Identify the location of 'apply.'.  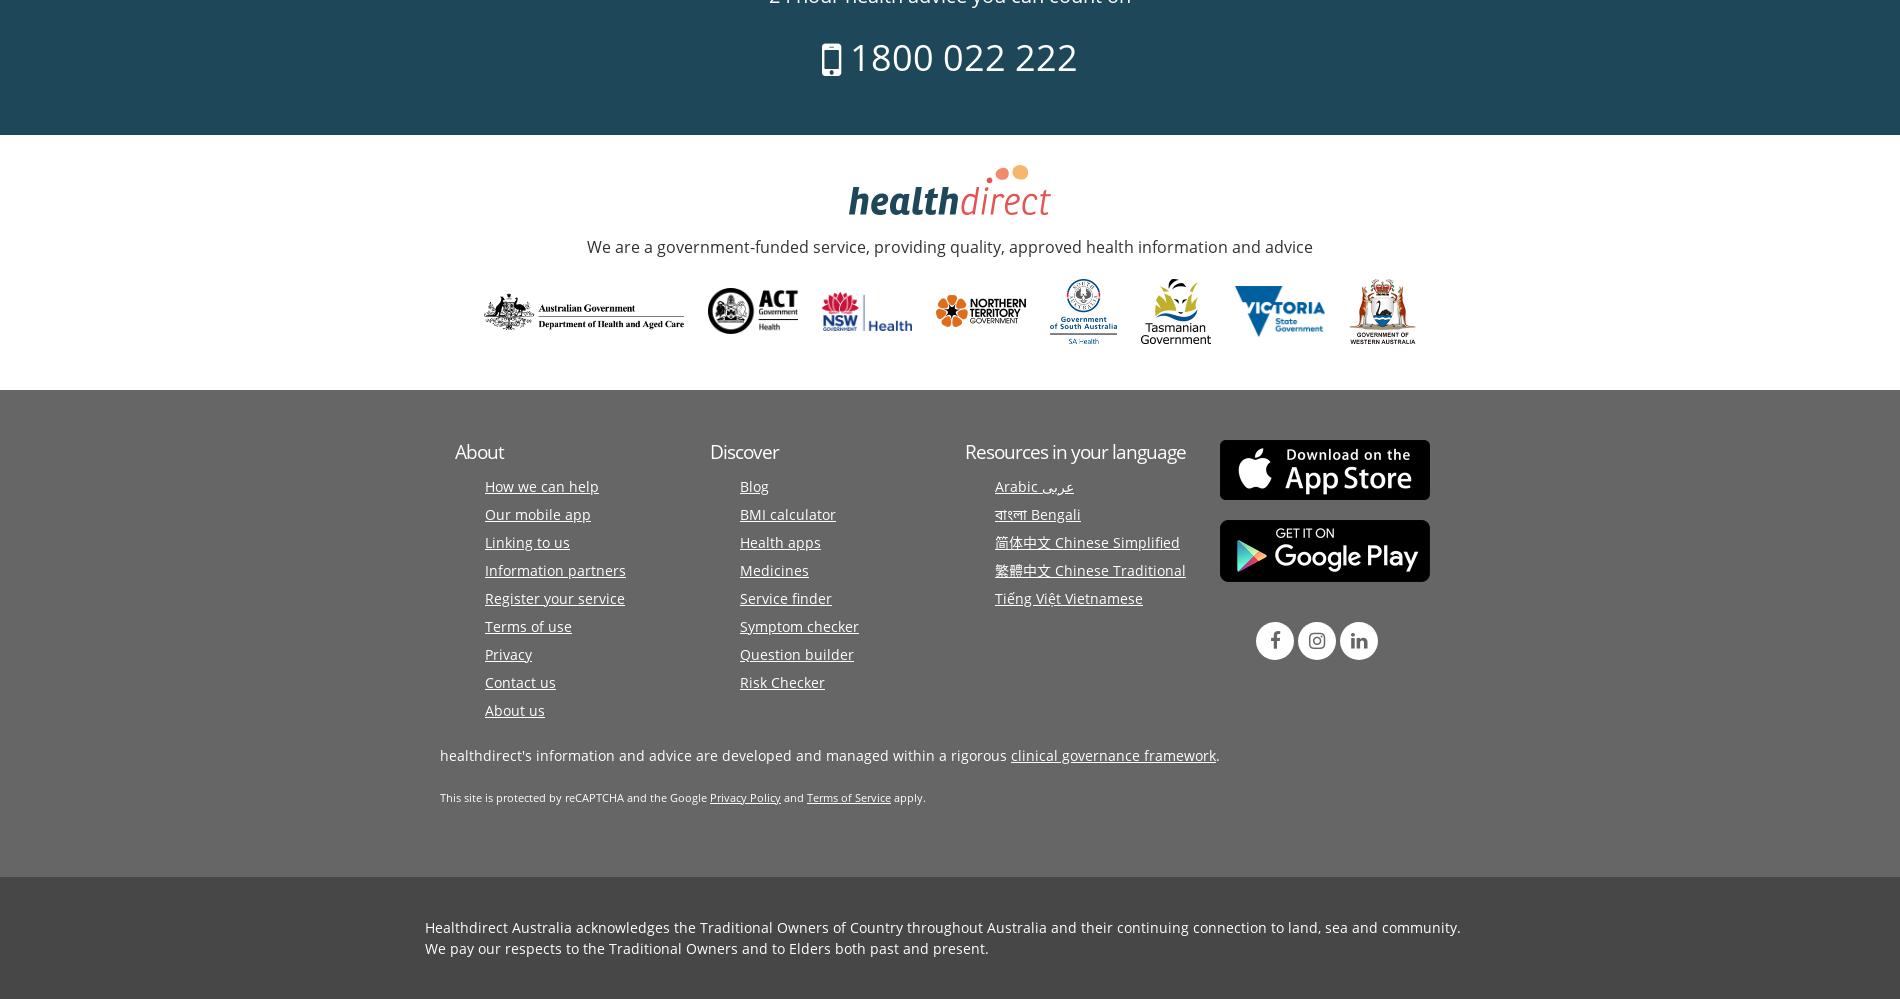
(907, 796).